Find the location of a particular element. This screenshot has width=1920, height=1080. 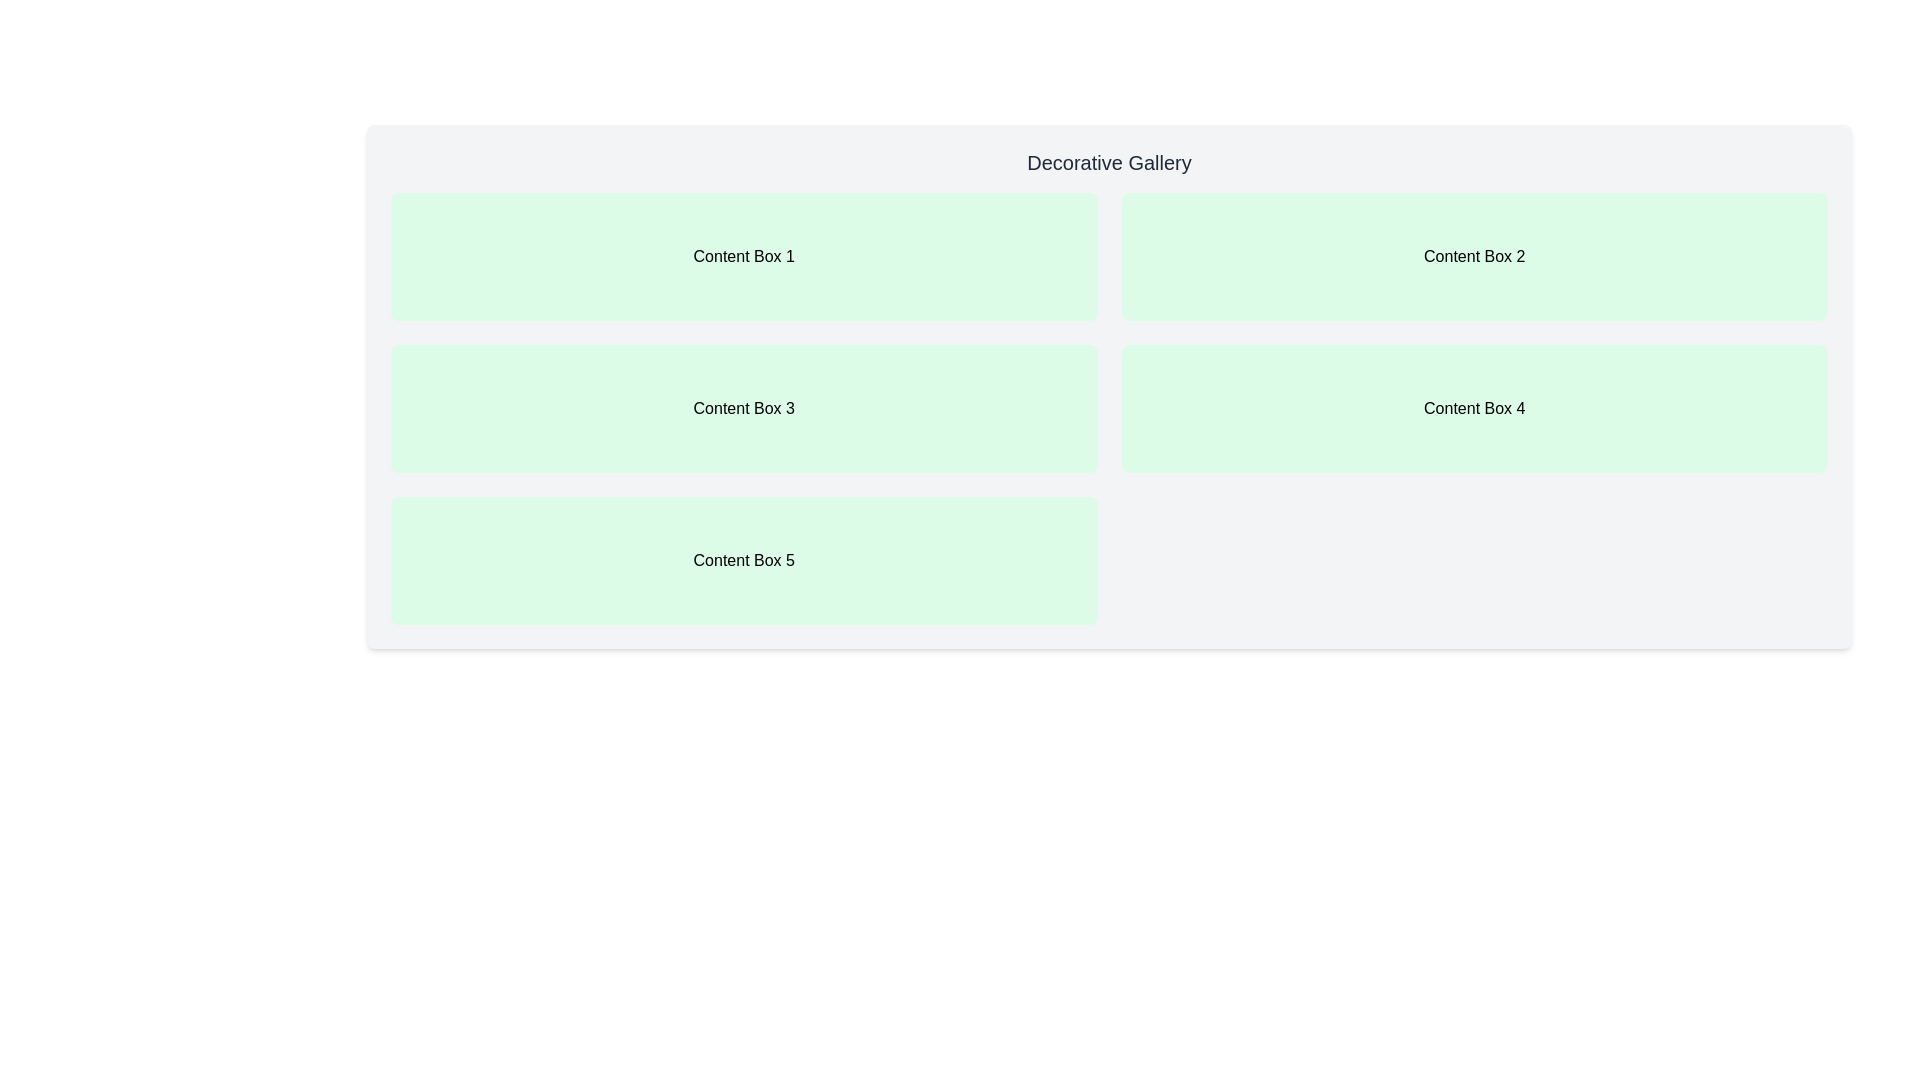

the rectangular box with rounded corners and a light green background that contains the text 'Content Box 2' is located at coordinates (1474, 256).